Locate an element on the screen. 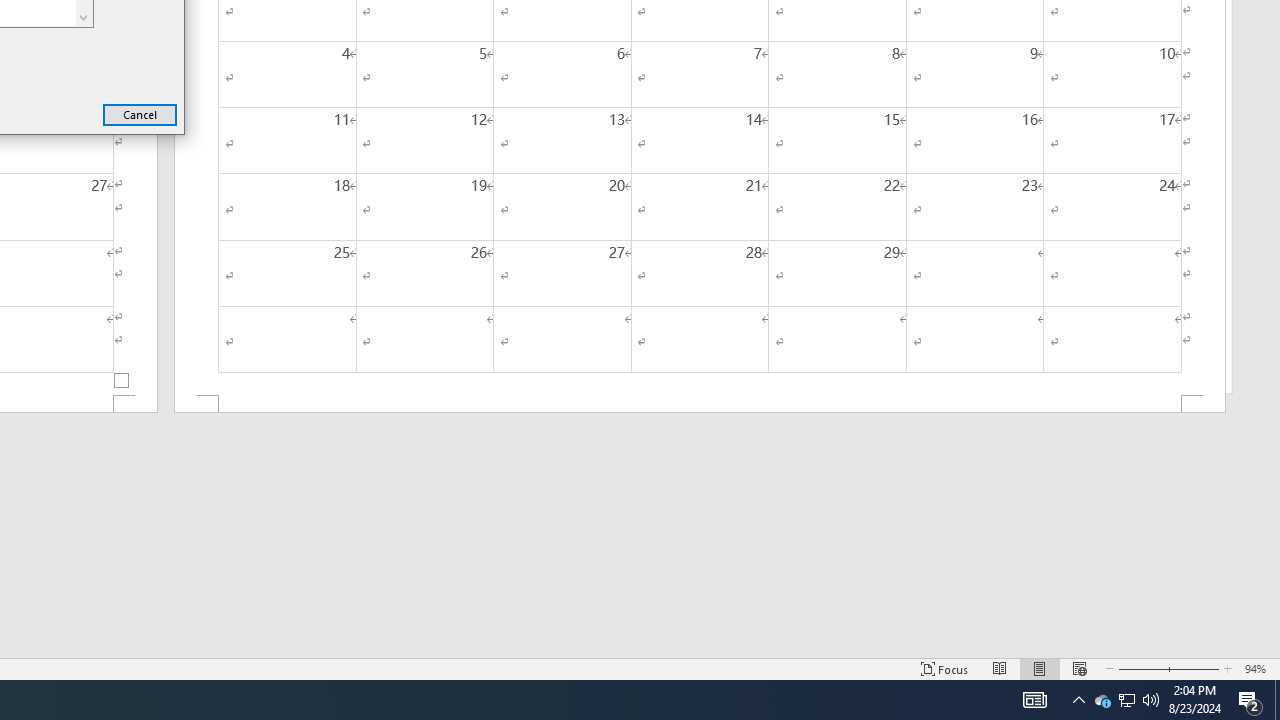 The height and width of the screenshot is (720, 1280). 'Q2790: 100%' is located at coordinates (1151, 698).